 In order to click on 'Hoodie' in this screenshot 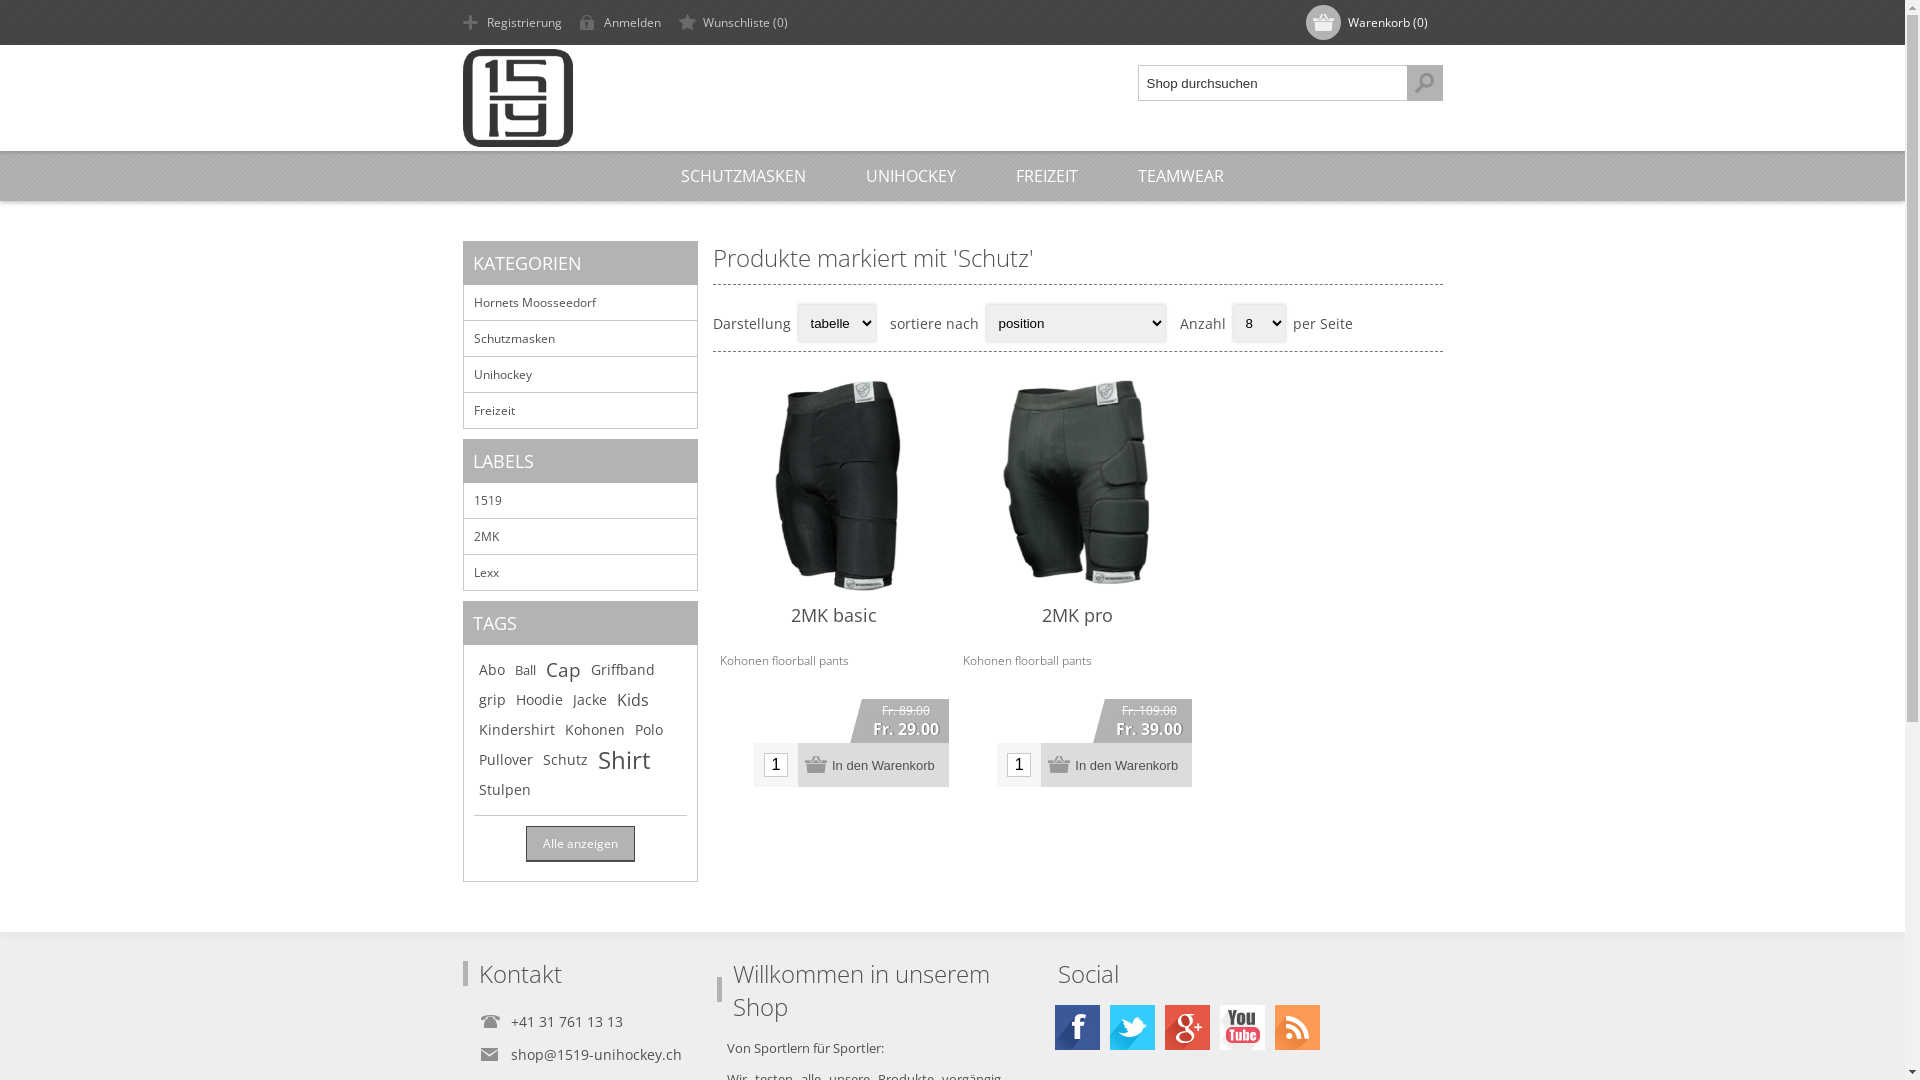, I will do `click(539, 698)`.